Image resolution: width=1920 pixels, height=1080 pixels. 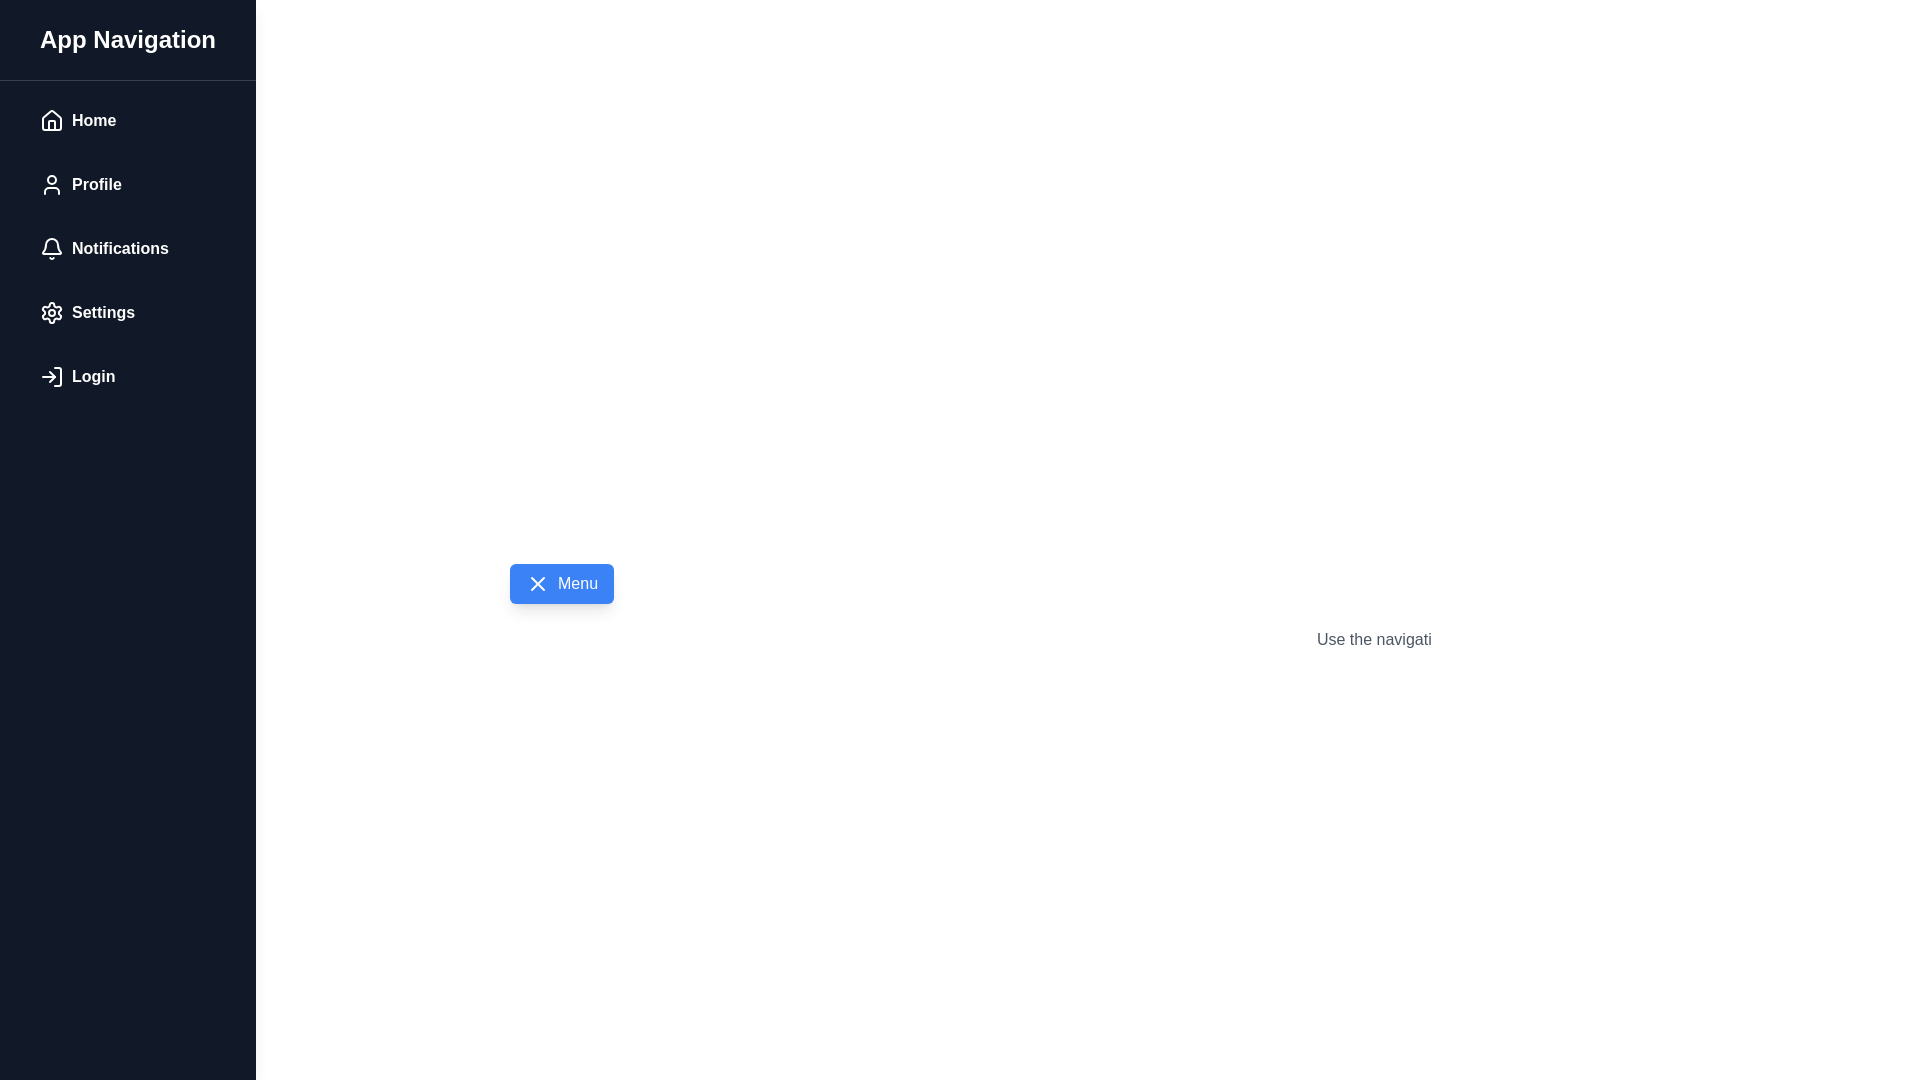 I want to click on the 'Login' static text label located in the left-side navigation pane, which is the fifth item in the vertical list, so click(x=92, y=377).